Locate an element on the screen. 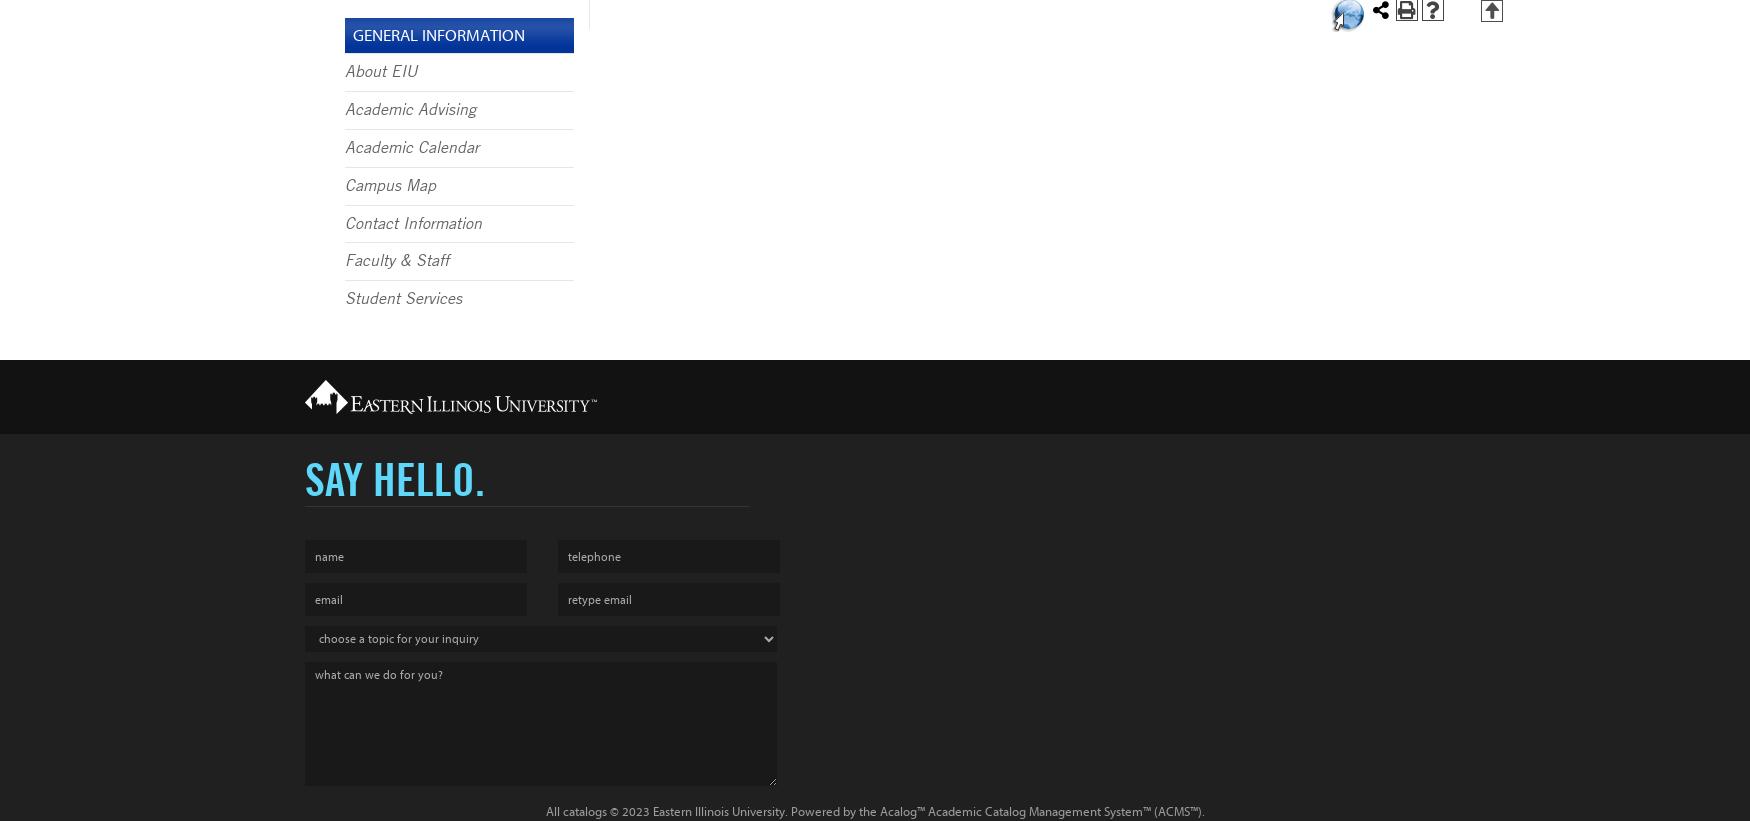 This screenshot has width=1750, height=821. '© 2023 Eastern Illinois University.' is located at coordinates (696, 811).